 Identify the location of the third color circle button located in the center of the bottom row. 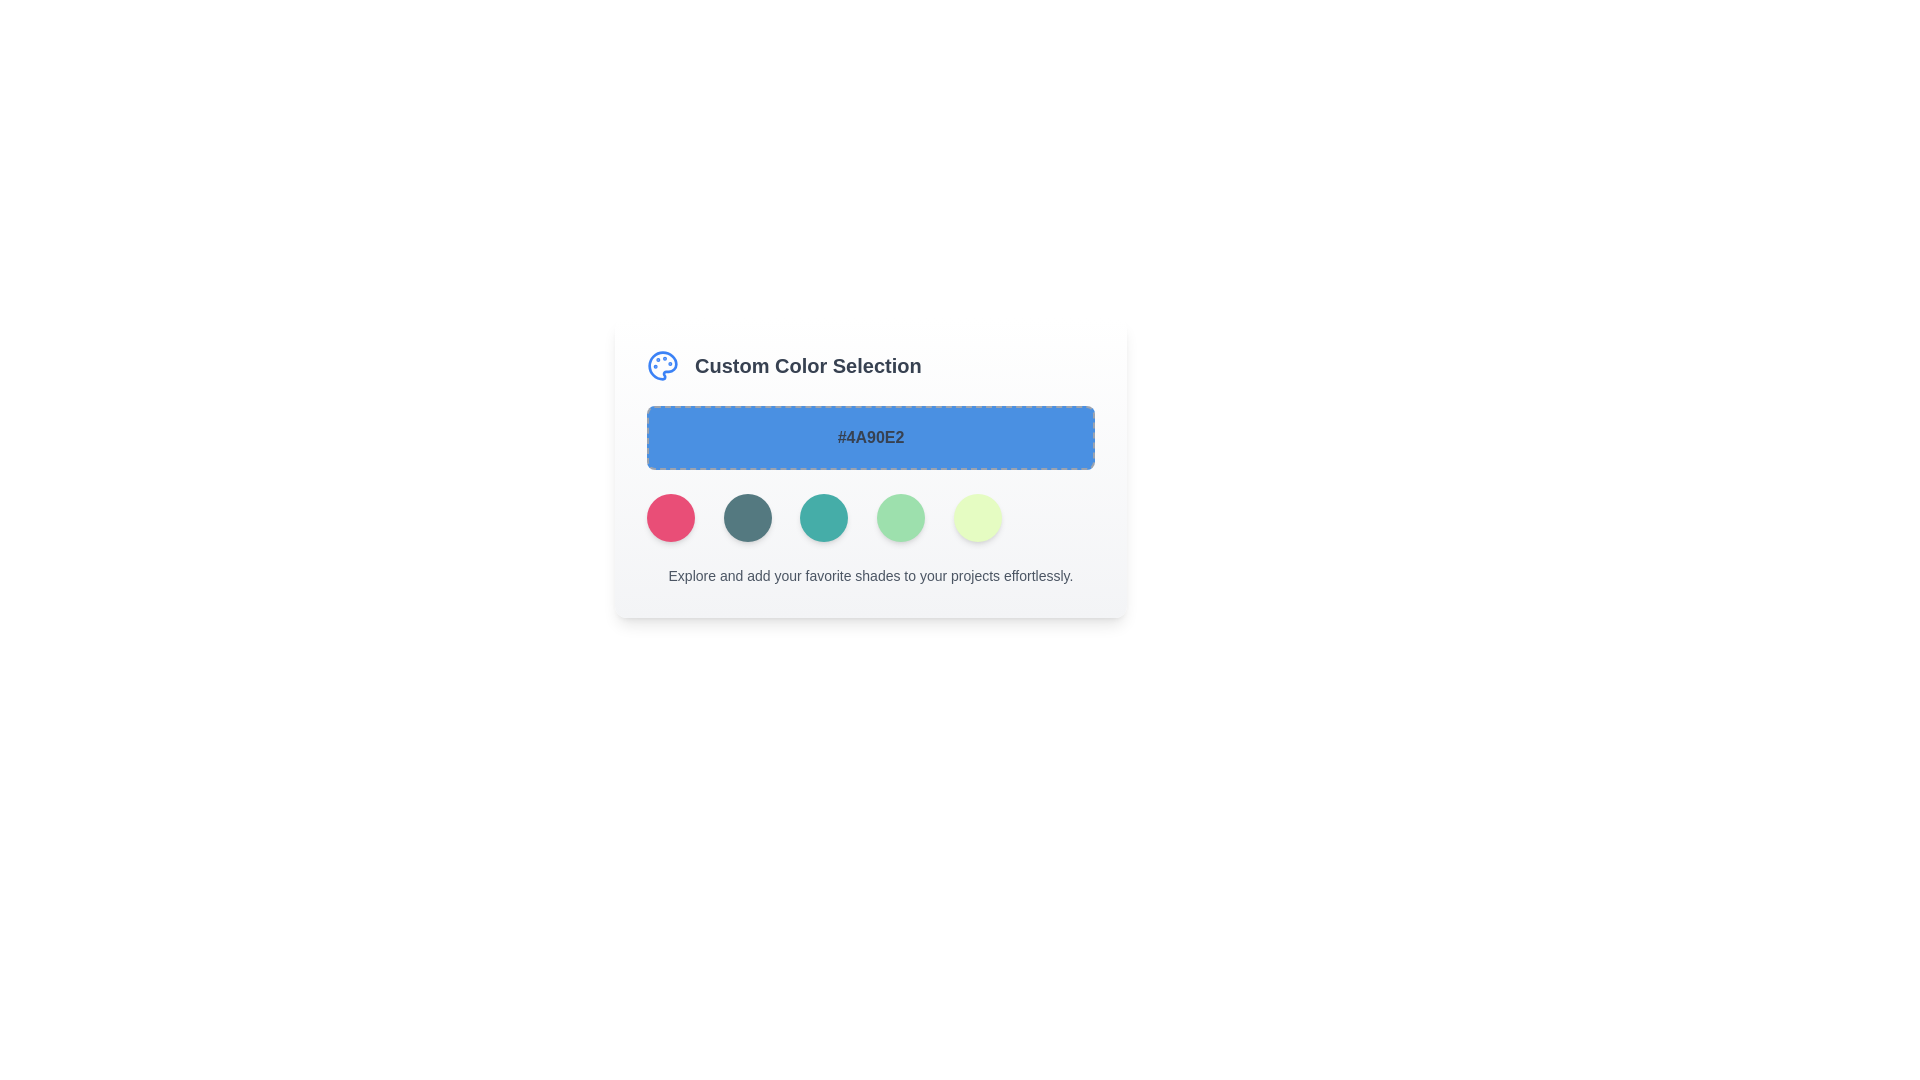
(824, 516).